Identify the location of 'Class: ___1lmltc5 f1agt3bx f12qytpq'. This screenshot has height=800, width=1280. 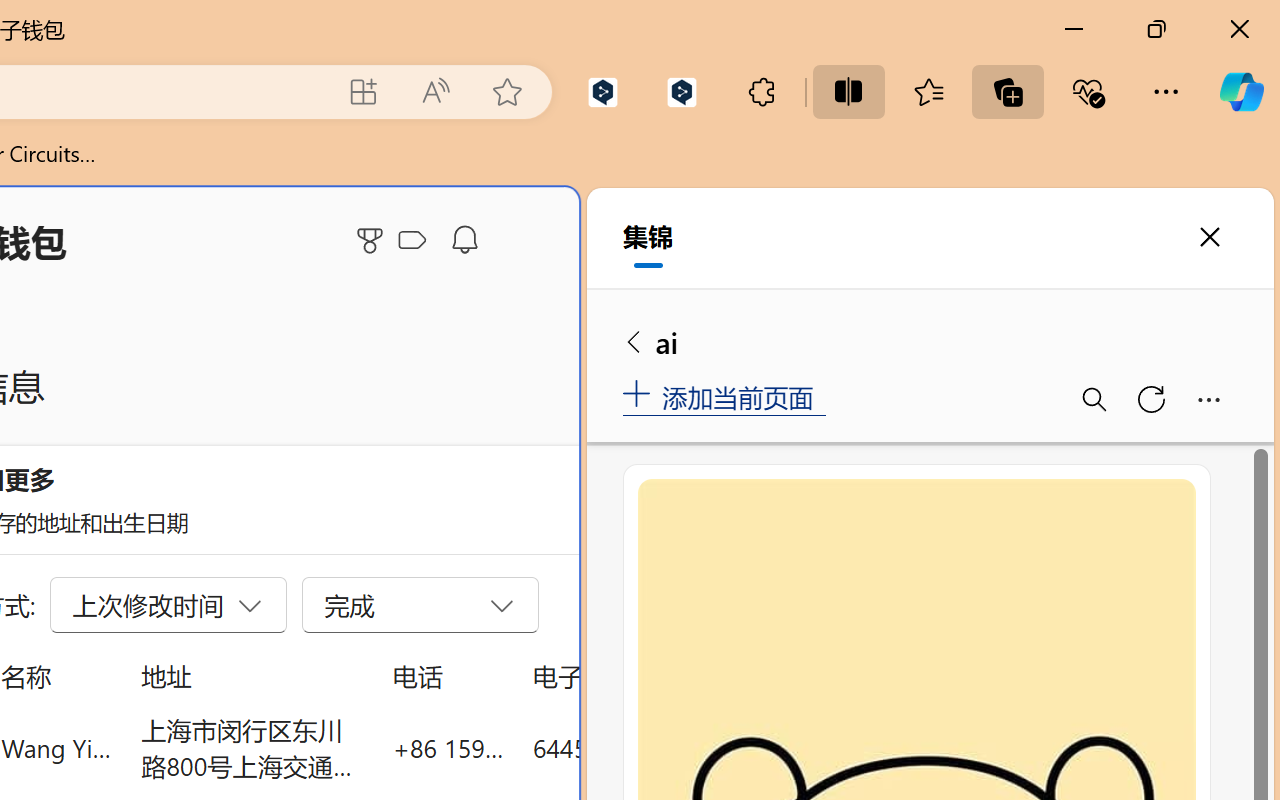
(411, 240).